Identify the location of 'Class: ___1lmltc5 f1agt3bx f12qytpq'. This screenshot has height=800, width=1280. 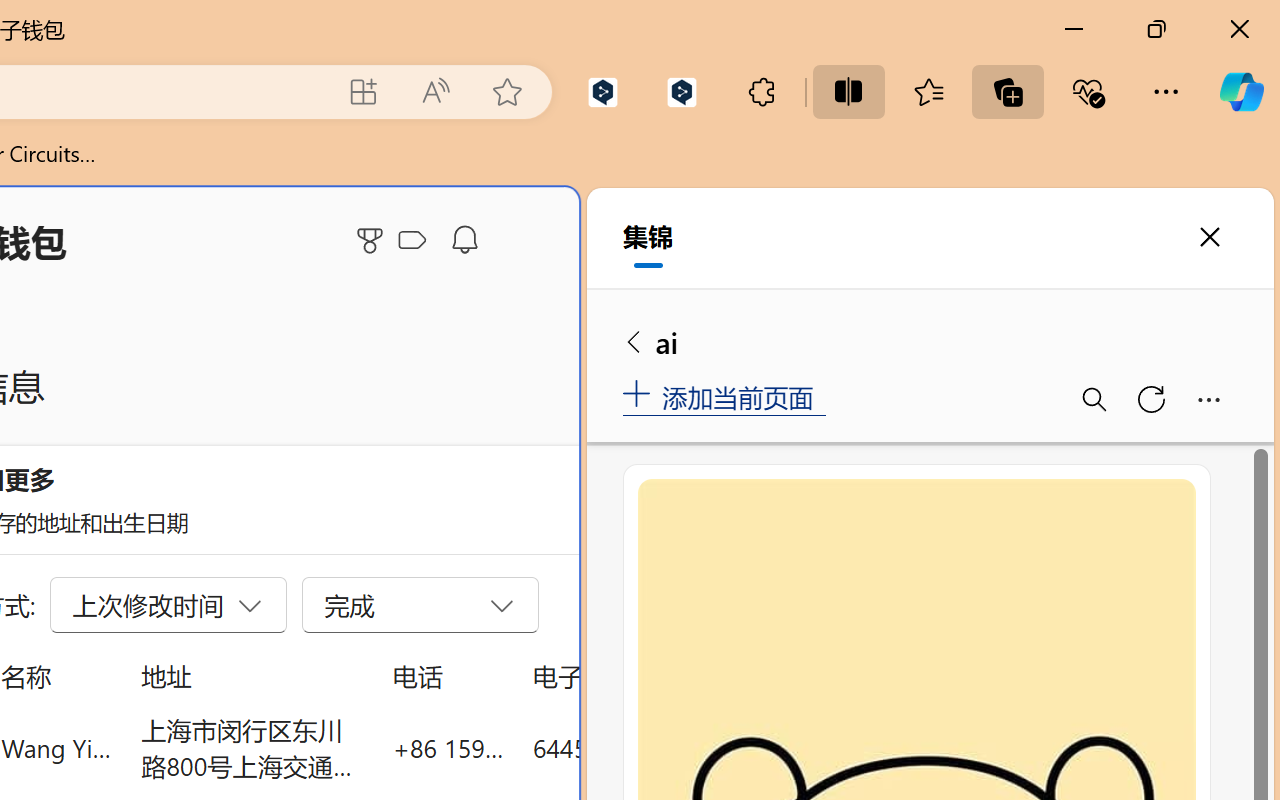
(411, 240).